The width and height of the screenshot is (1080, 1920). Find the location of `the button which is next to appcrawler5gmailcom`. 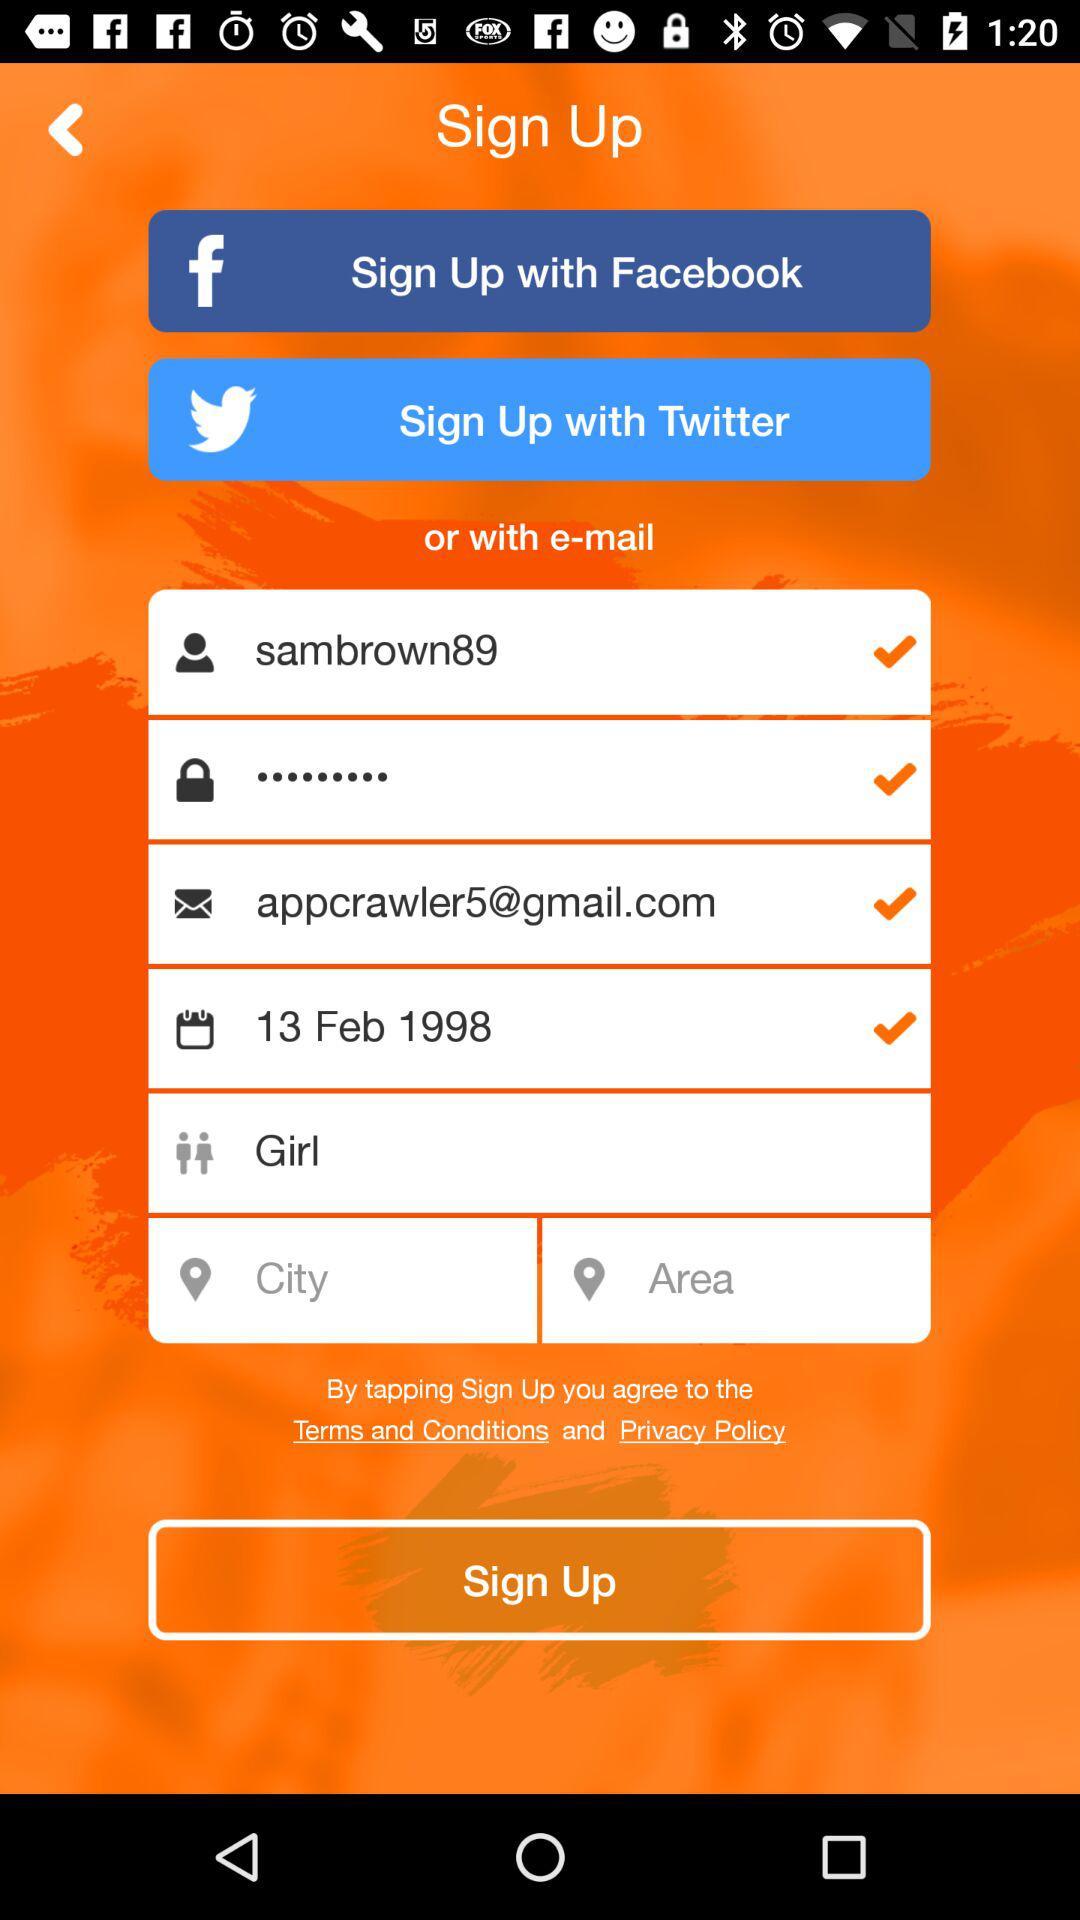

the button which is next to appcrawler5gmailcom is located at coordinates (894, 903).